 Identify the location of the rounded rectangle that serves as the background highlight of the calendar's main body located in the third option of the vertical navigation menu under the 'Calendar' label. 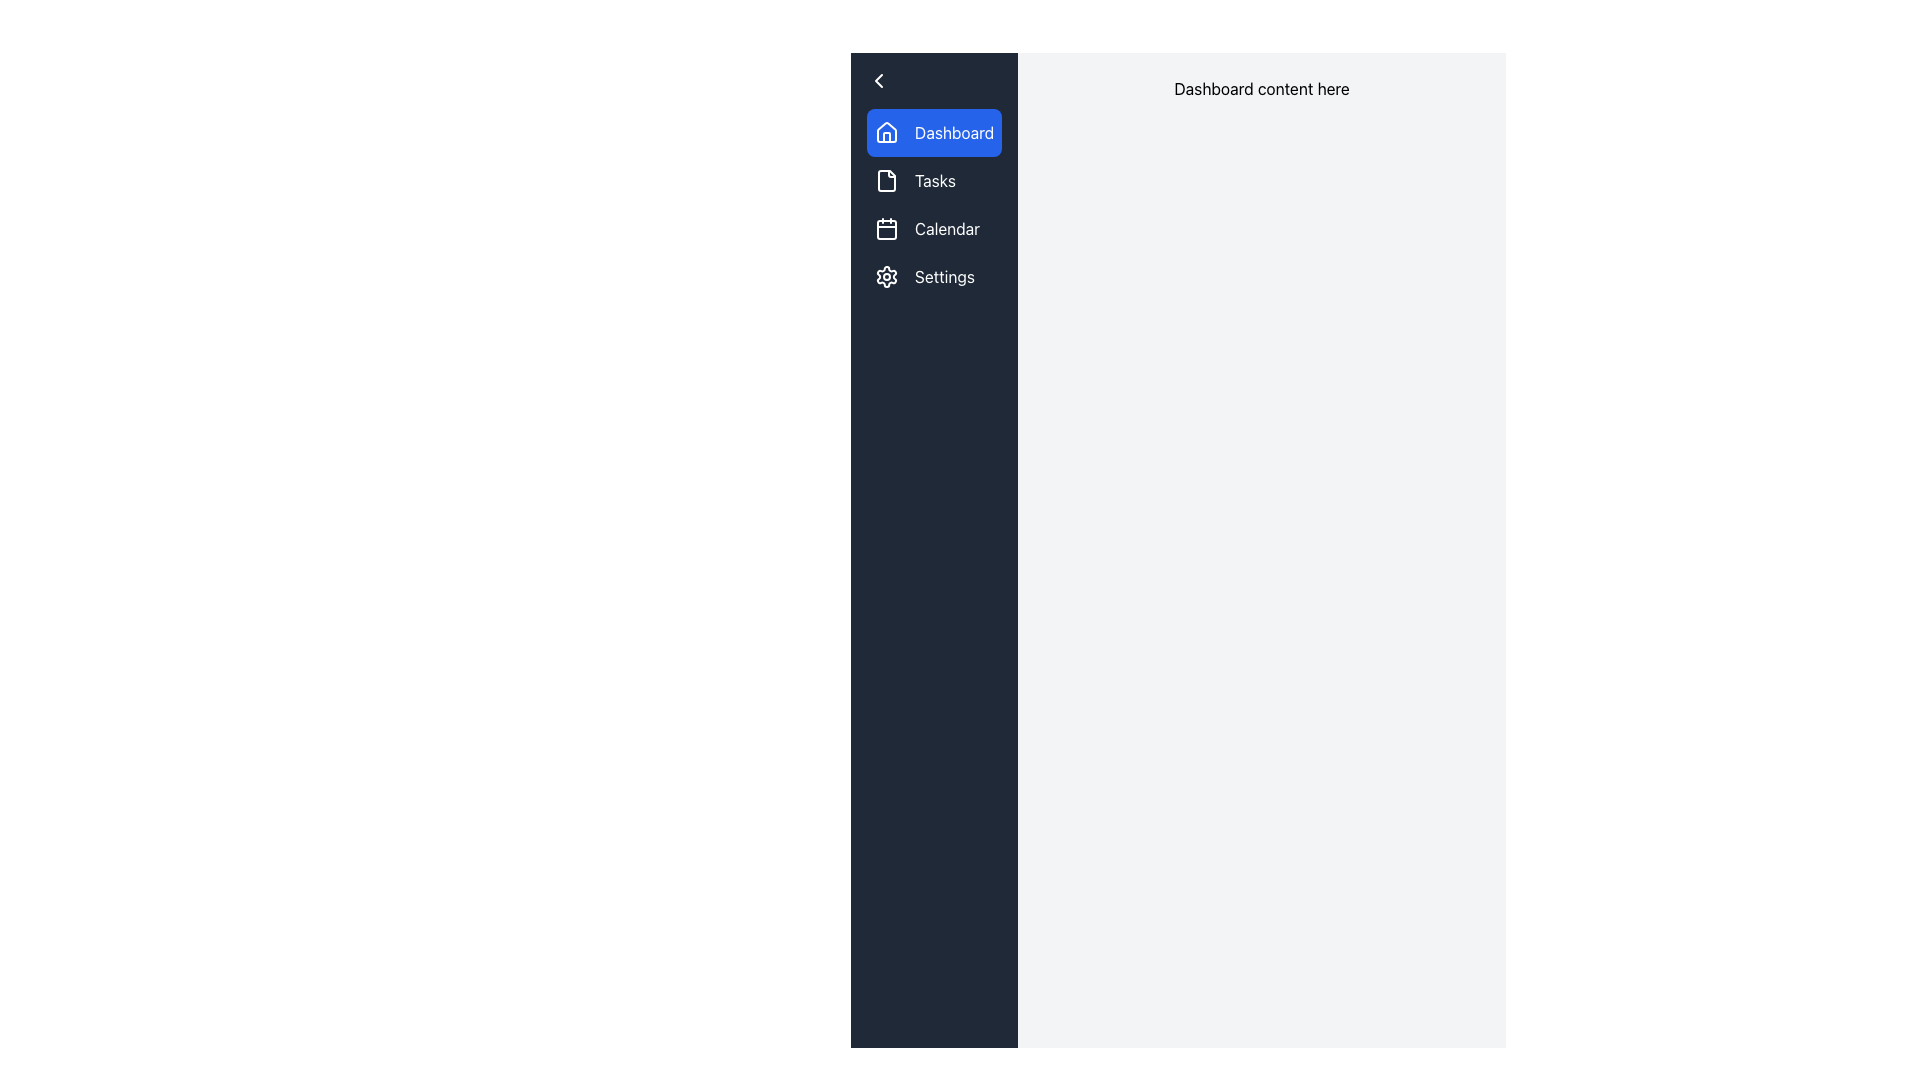
(886, 229).